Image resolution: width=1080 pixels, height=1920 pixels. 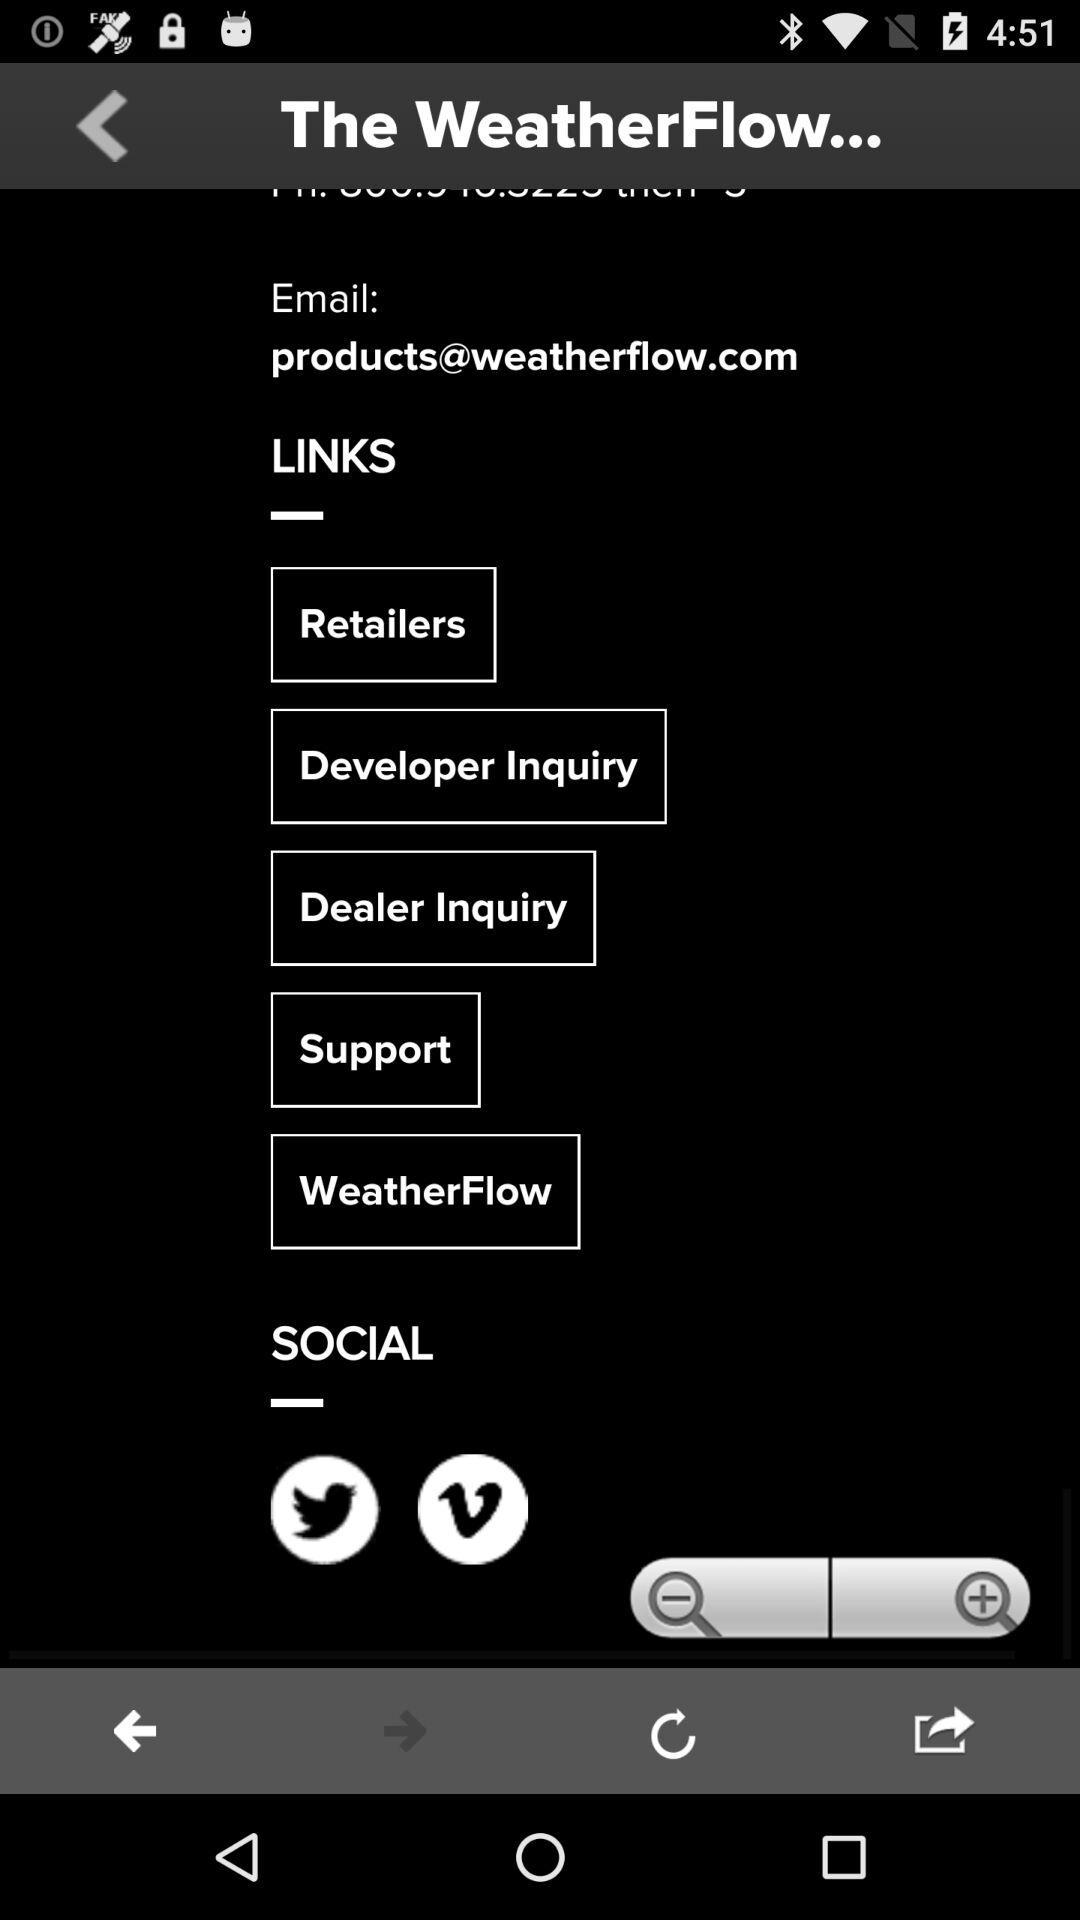 What do you see at coordinates (405, 1730) in the screenshot?
I see `go forward` at bounding box center [405, 1730].